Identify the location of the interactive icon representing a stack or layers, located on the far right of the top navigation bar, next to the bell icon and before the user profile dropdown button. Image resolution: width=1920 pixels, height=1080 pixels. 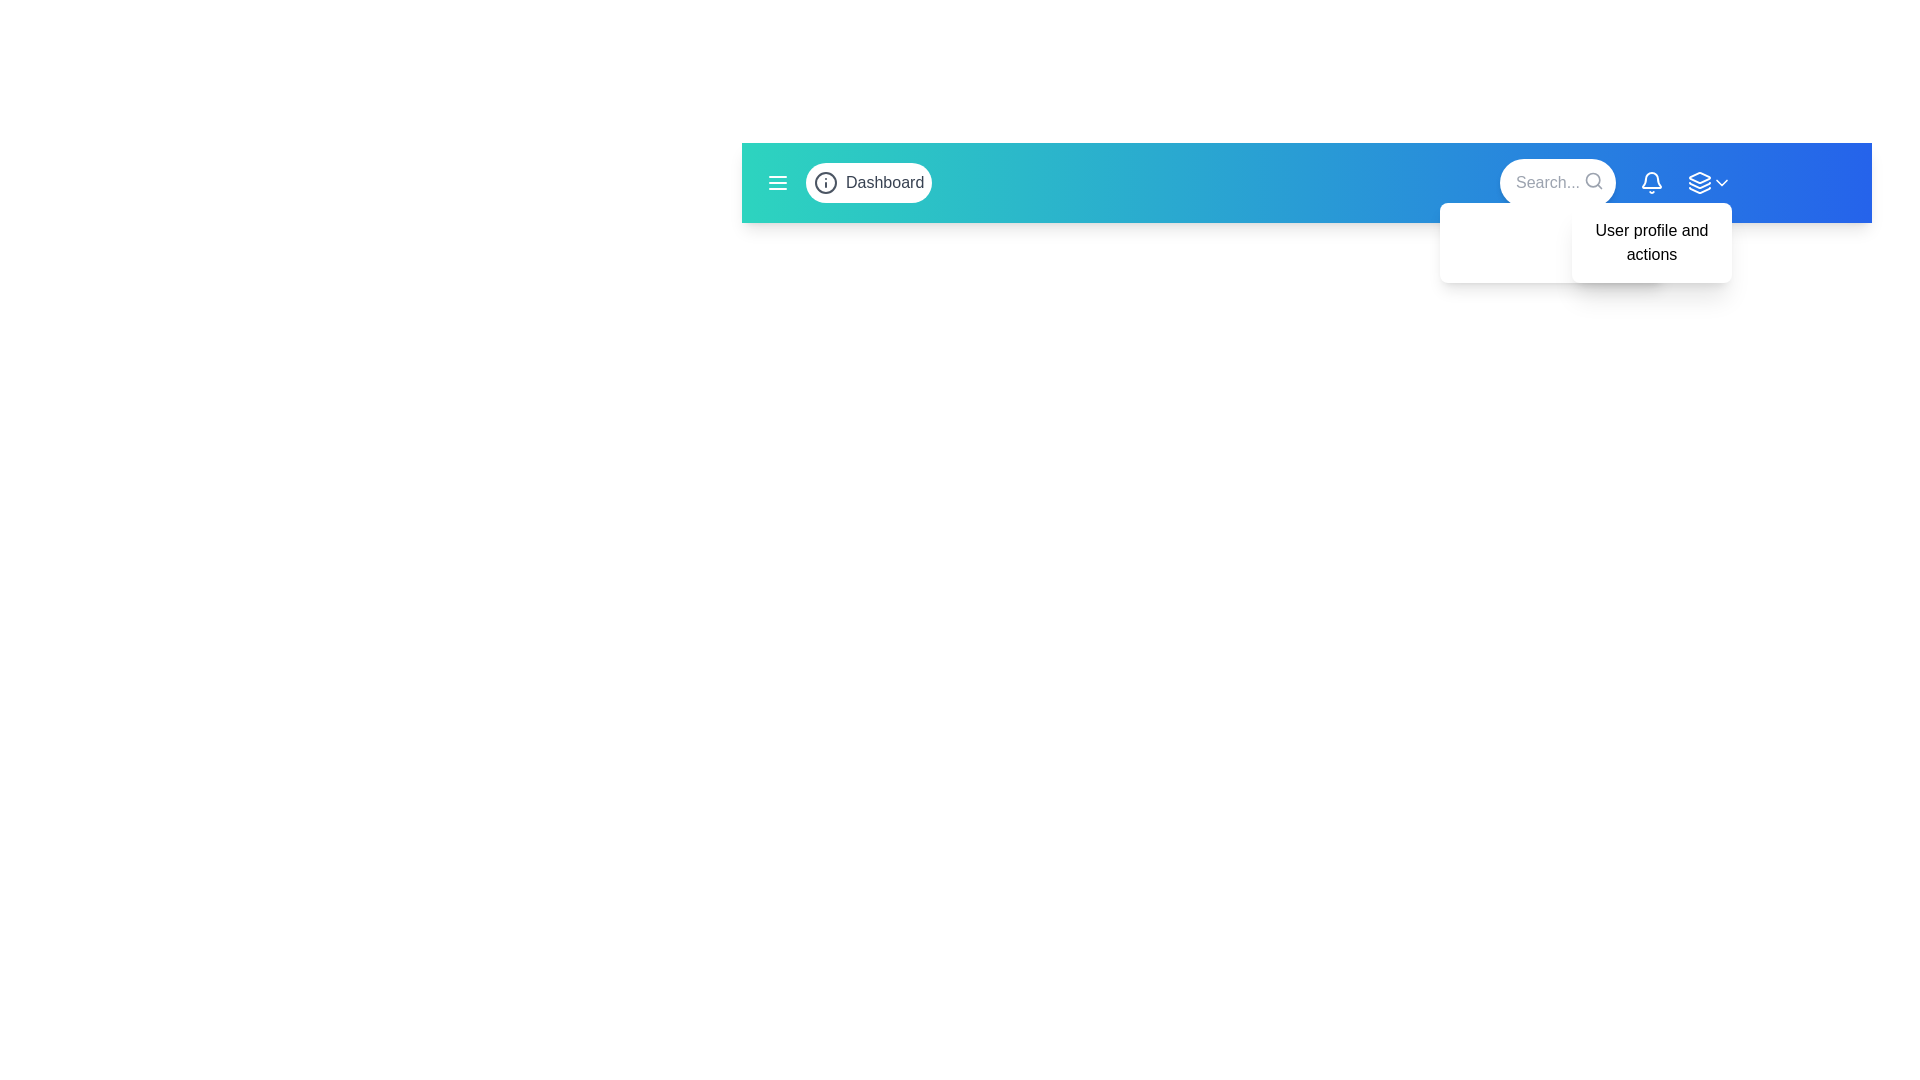
(1698, 176).